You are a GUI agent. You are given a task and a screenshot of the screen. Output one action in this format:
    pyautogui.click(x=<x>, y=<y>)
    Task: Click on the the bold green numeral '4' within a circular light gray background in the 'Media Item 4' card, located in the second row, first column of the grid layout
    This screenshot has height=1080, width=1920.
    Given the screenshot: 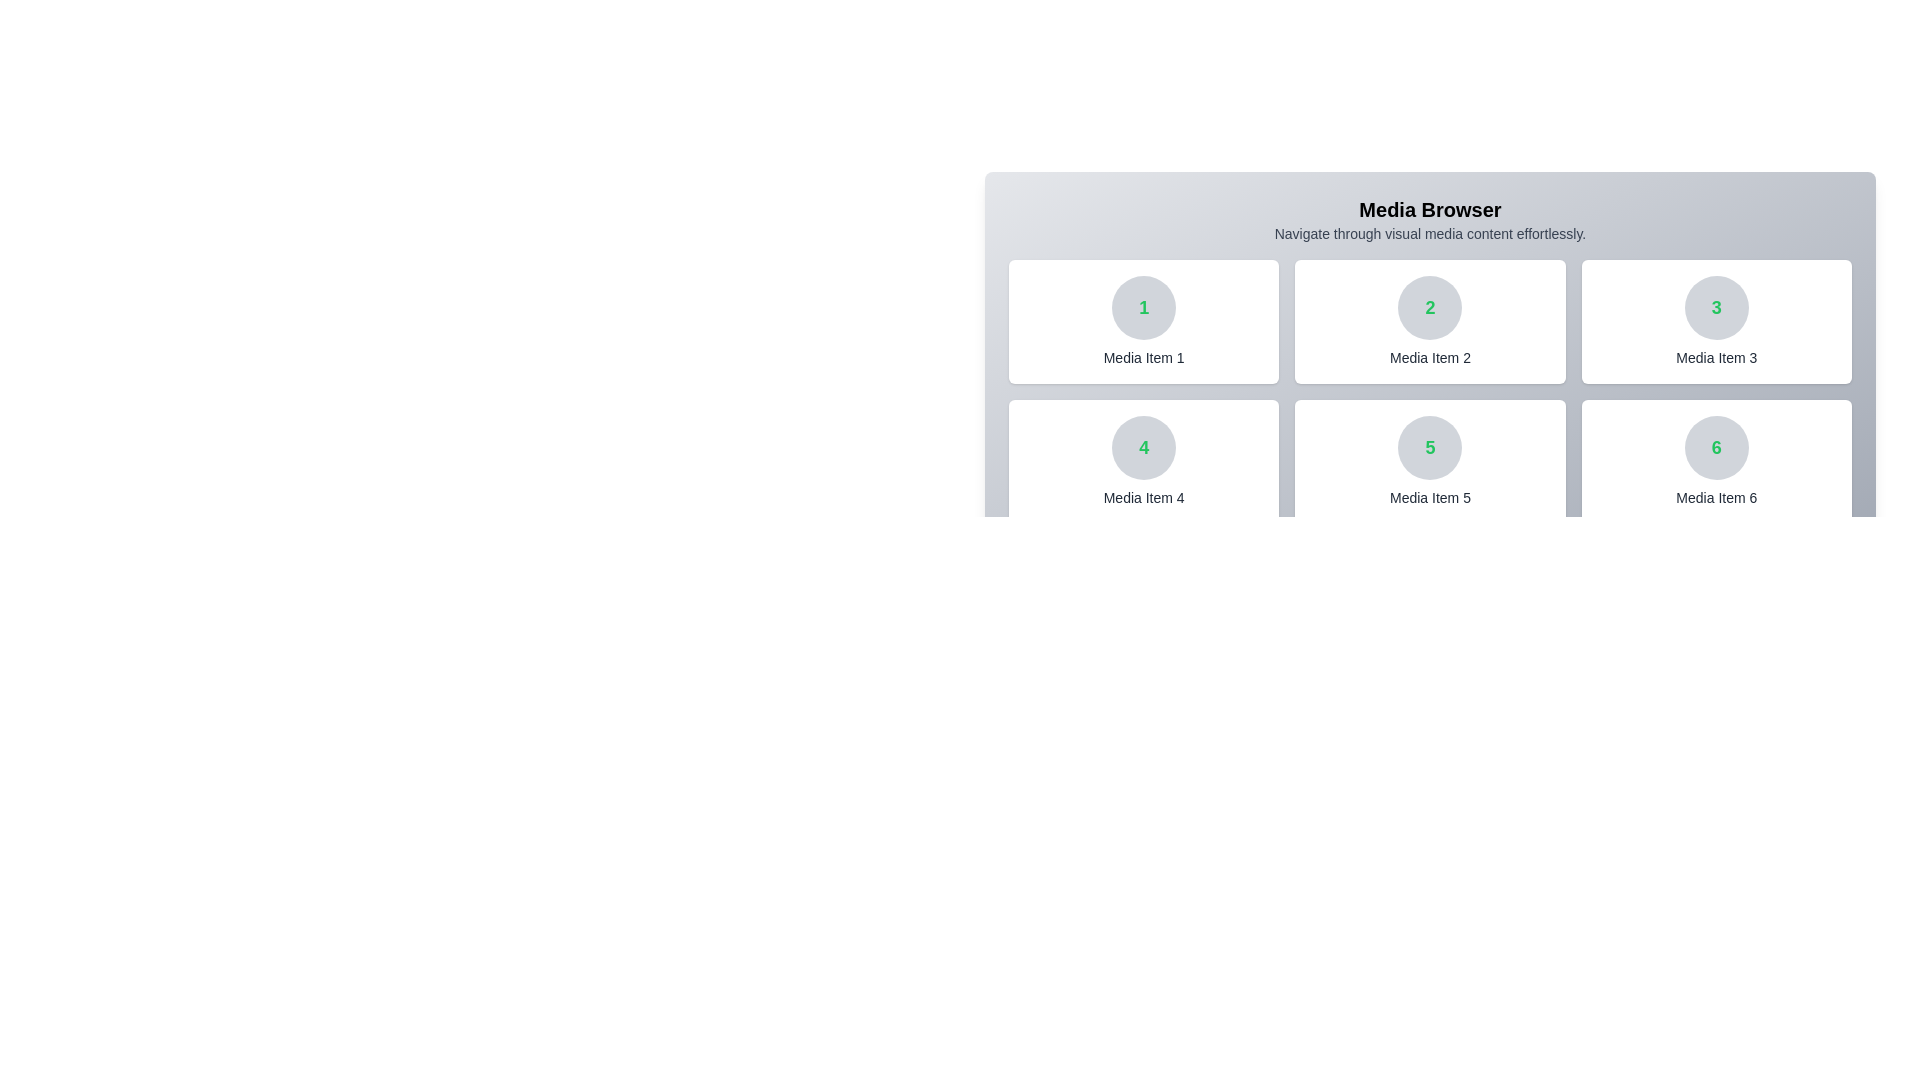 What is the action you would take?
    pyautogui.click(x=1144, y=446)
    